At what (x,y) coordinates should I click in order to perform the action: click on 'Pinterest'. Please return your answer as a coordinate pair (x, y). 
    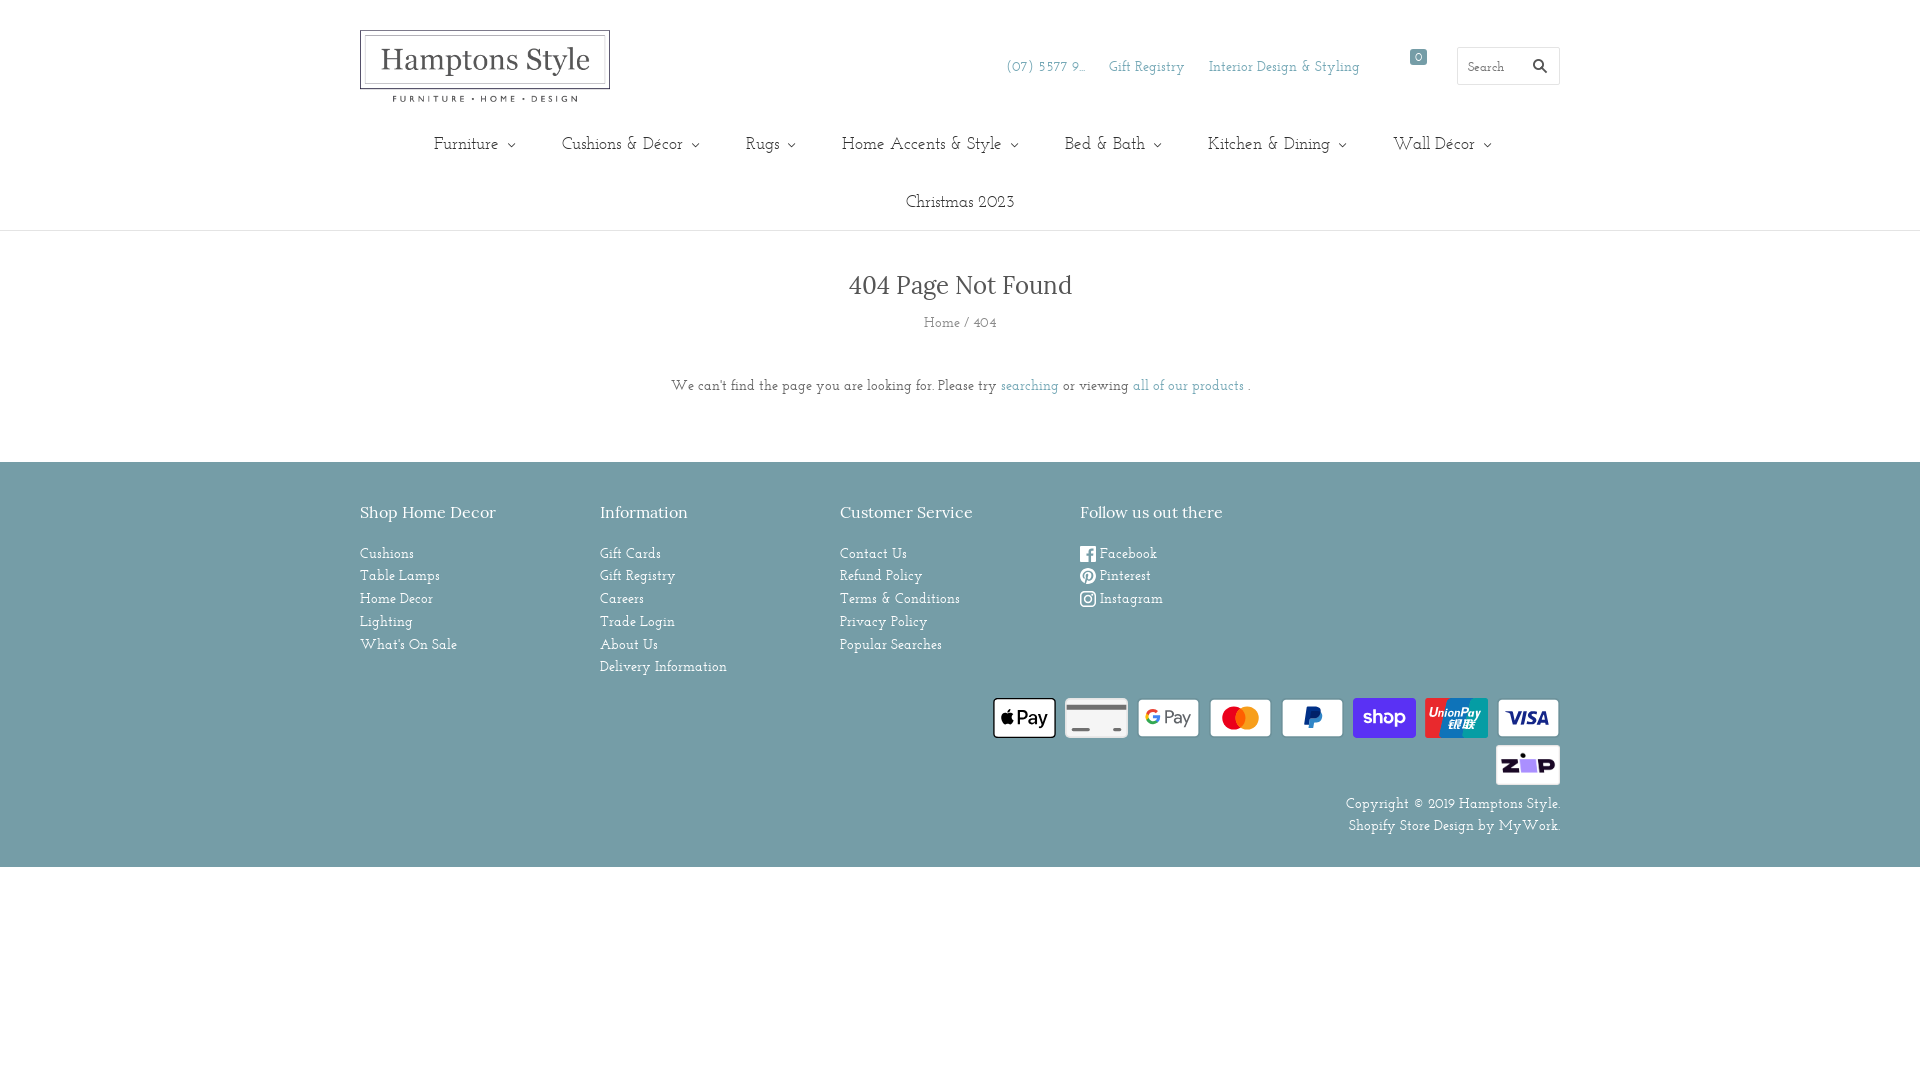
    Looking at the image, I should click on (1114, 574).